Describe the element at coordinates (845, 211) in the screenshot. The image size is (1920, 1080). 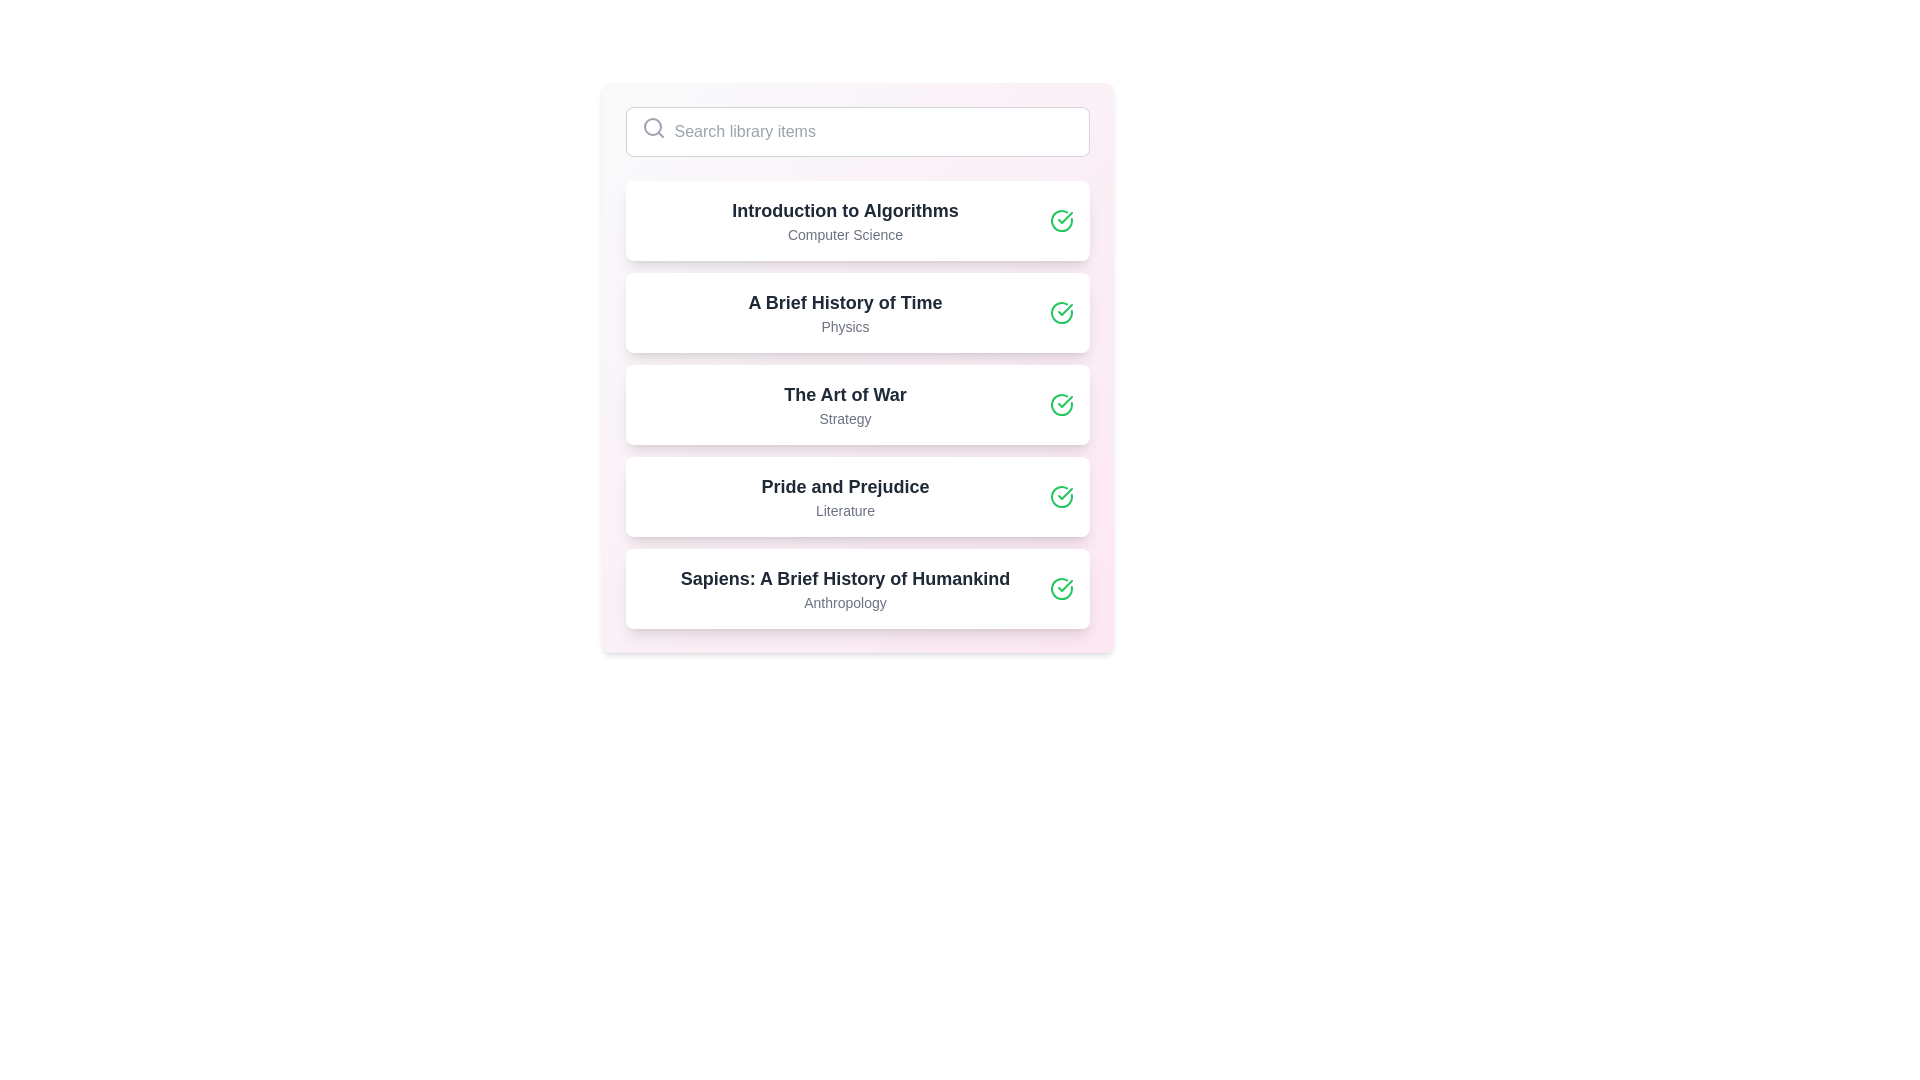
I see `the text label 'Introduction to Algorithms' which is styled in a bold, large font and located at the top of a list of items in the main content area` at that location.